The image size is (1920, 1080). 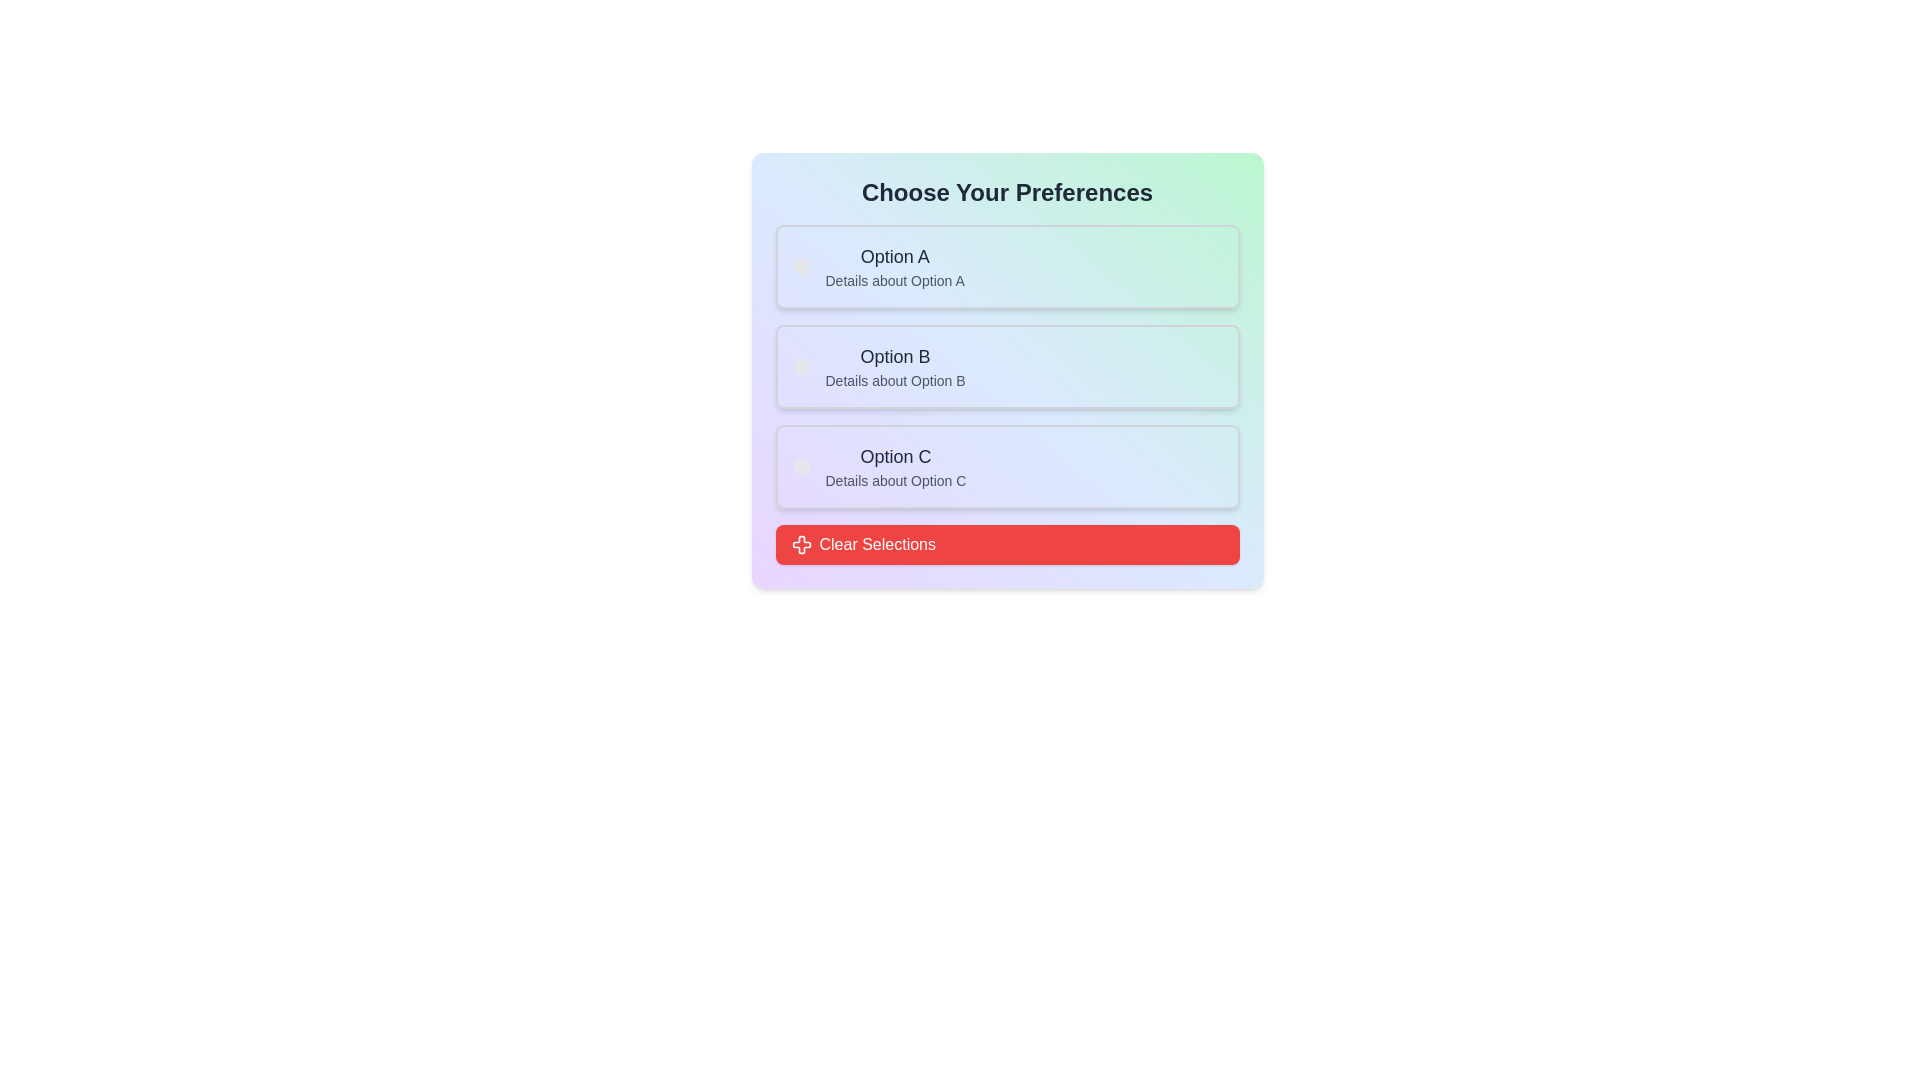 What do you see at coordinates (894, 481) in the screenshot?
I see `the text label reading 'Details about Option C', which is a smaller gray text displayed beneath the larger title 'Option C' within the third card of options` at bounding box center [894, 481].